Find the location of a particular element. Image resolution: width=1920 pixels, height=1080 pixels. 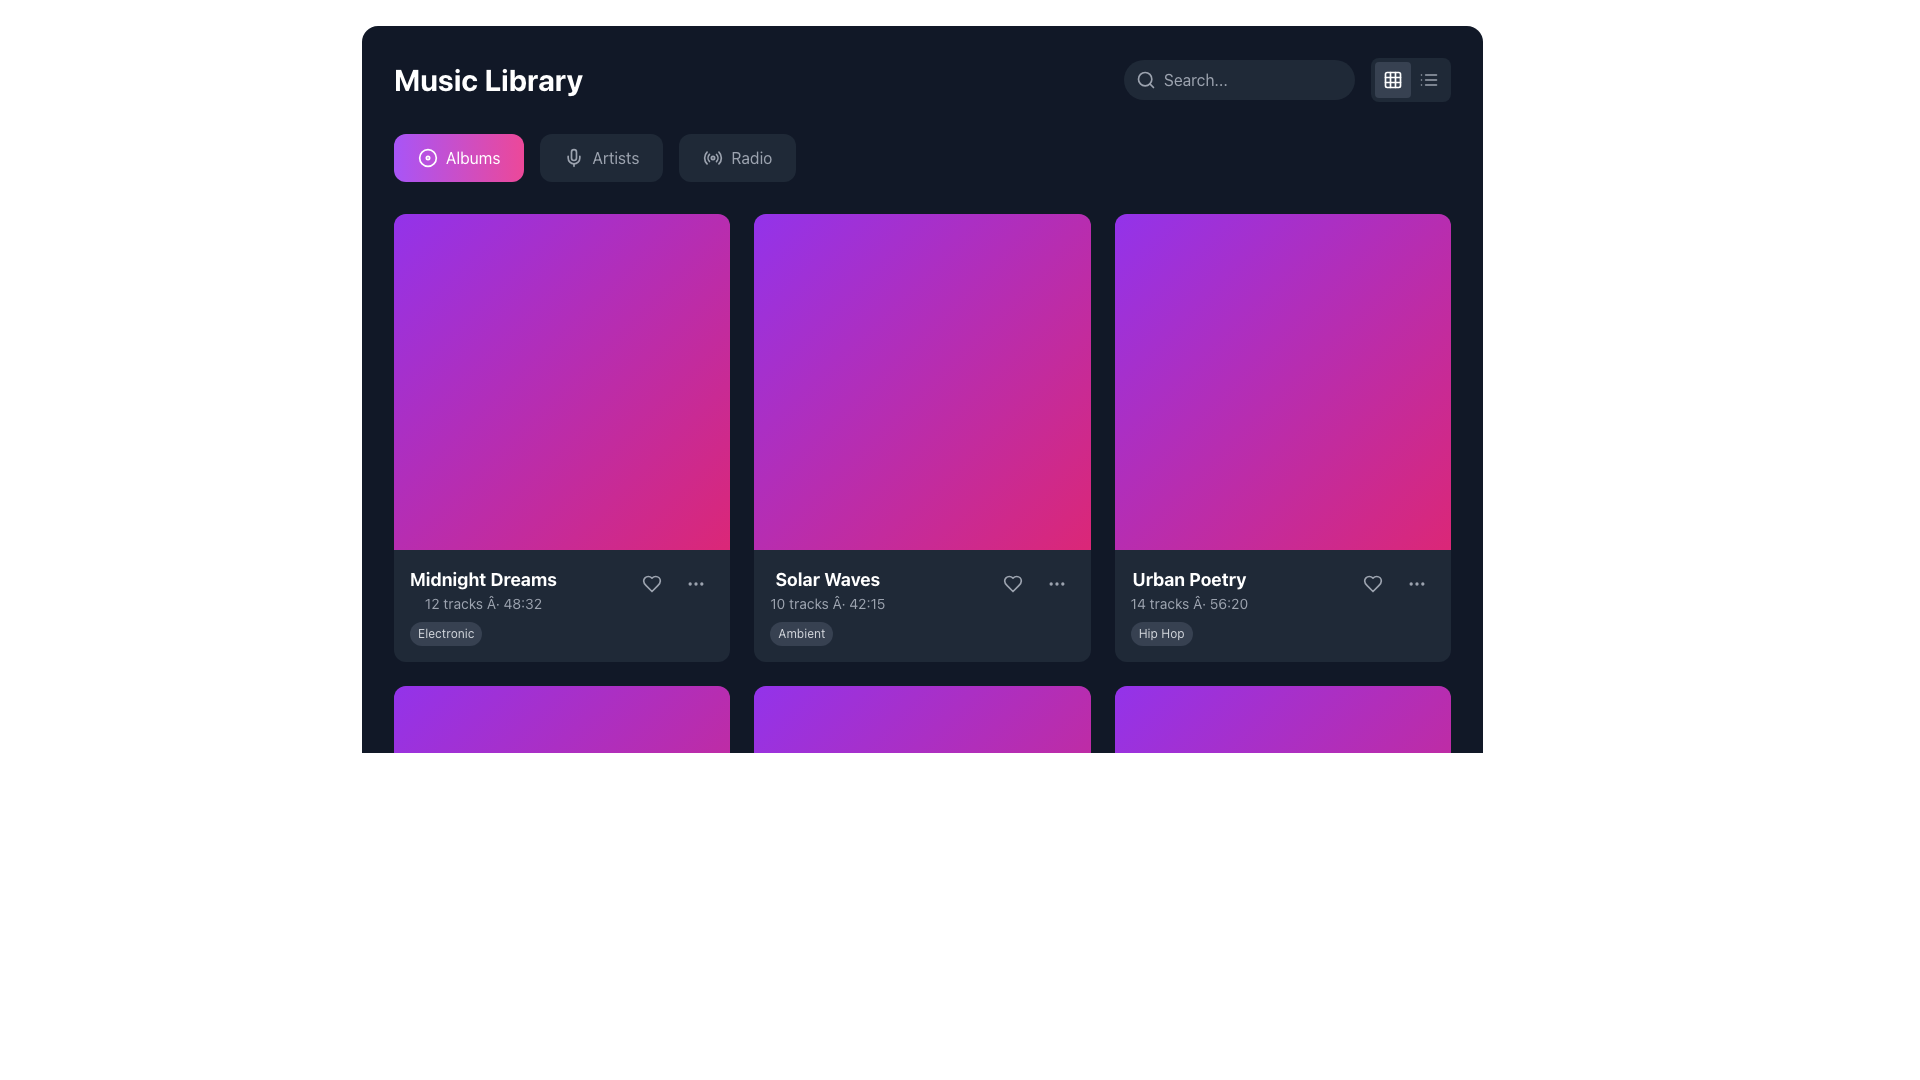

text displayed in the third album or playlist card from the left in the top row, located in the lower section of the card is located at coordinates (1189, 589).